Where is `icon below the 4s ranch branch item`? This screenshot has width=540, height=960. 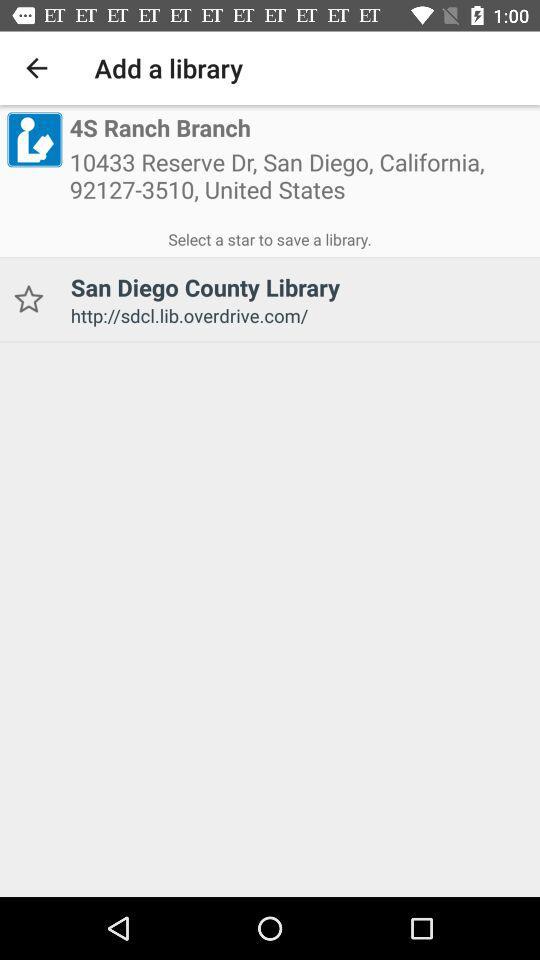 icon below the 4s ranch branch item is located at coordinates (300, 182).